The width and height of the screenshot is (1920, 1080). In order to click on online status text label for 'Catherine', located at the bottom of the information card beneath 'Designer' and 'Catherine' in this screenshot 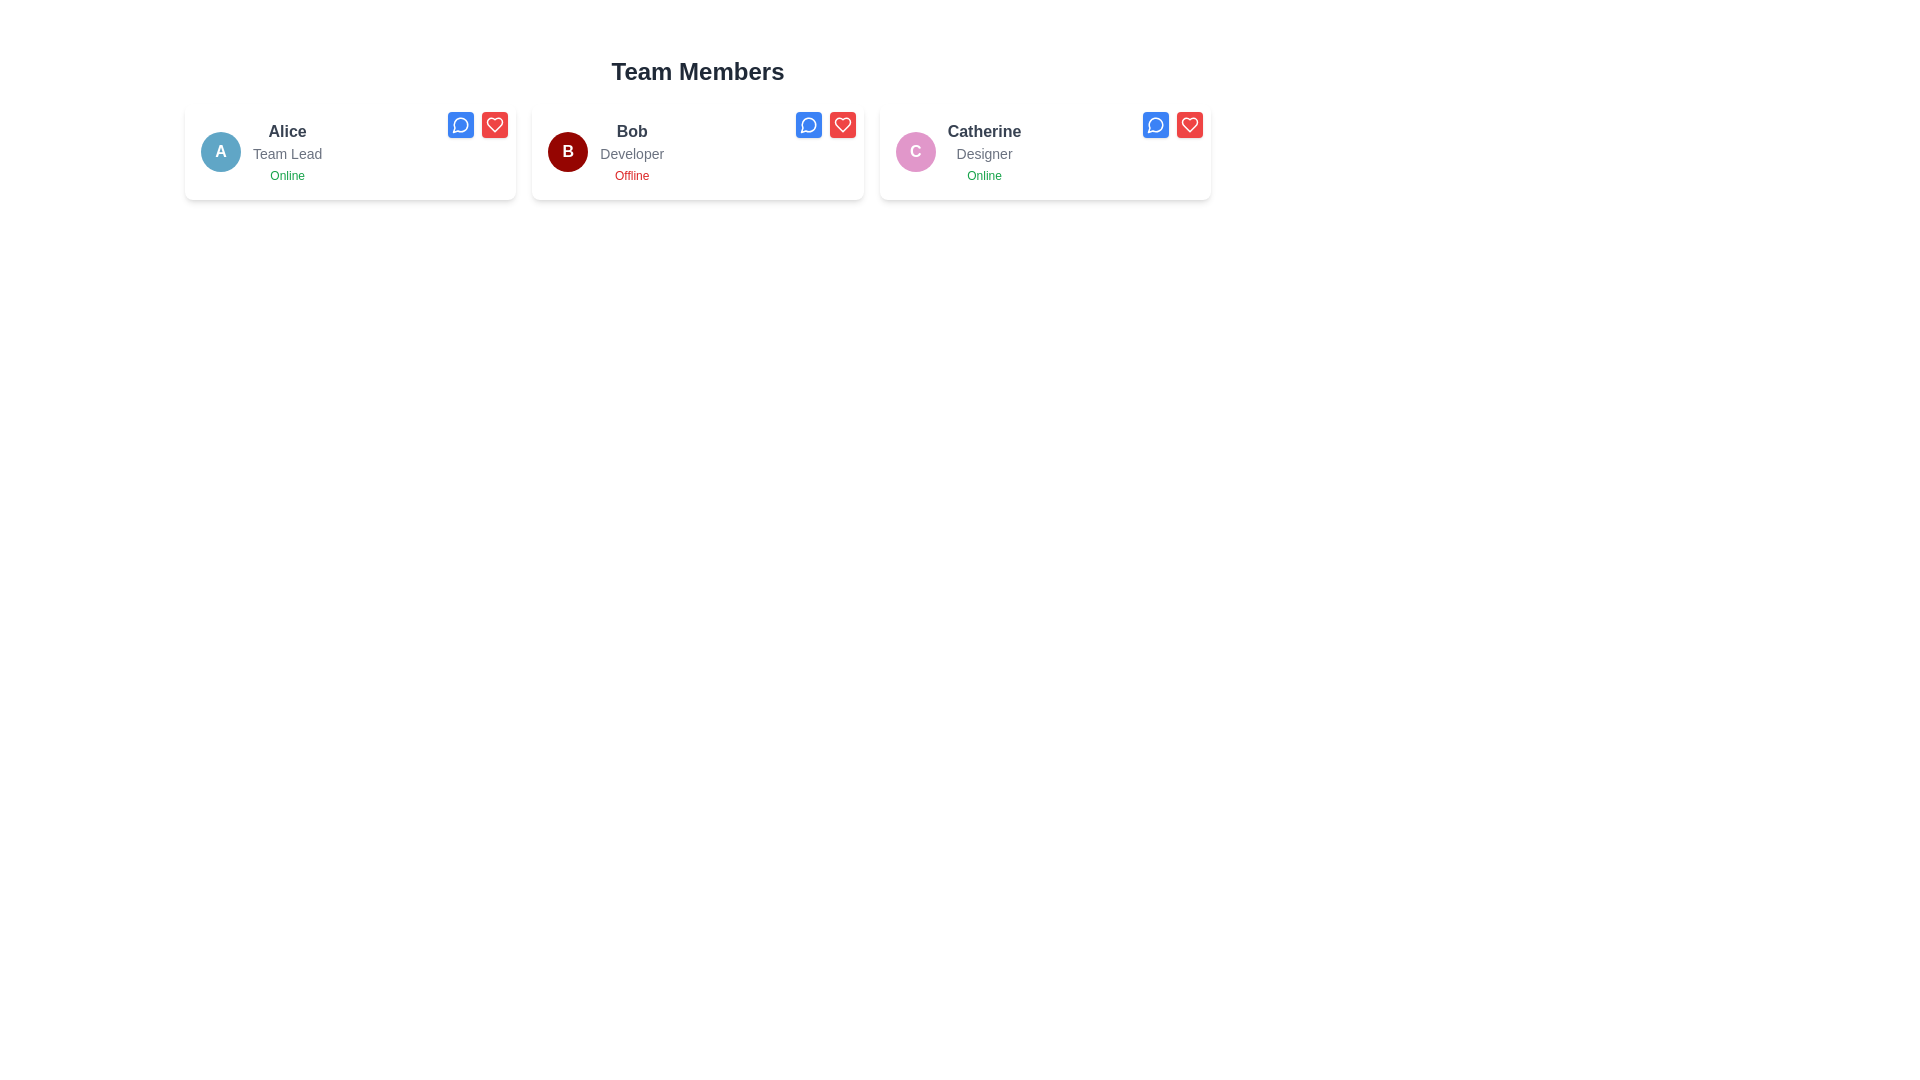, I will do `click(984, 175)`.